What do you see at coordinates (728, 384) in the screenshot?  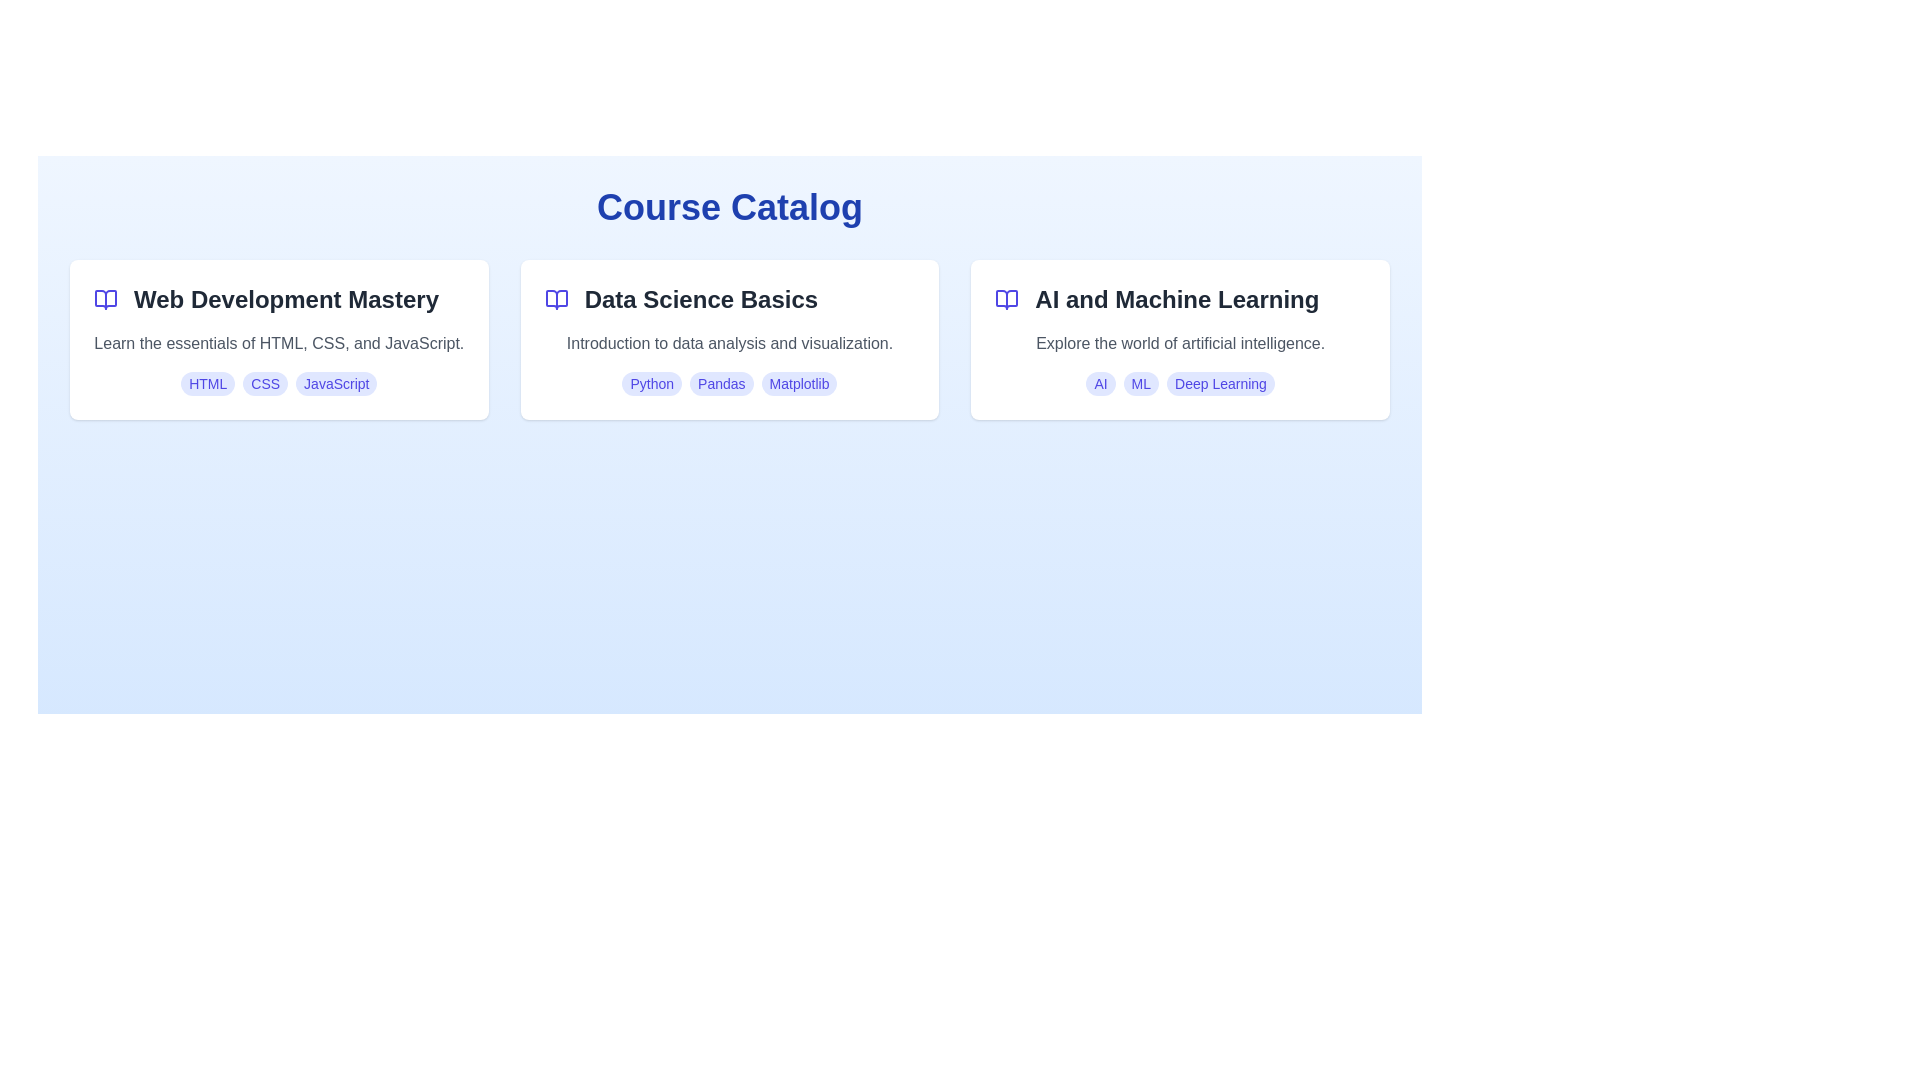 I see `the decorative tag group located at the bottom of the 'Data Science Basics' card, beneath the subtitle 'Introduction to data analysis and visualization'` at bounding box center [728, 384].